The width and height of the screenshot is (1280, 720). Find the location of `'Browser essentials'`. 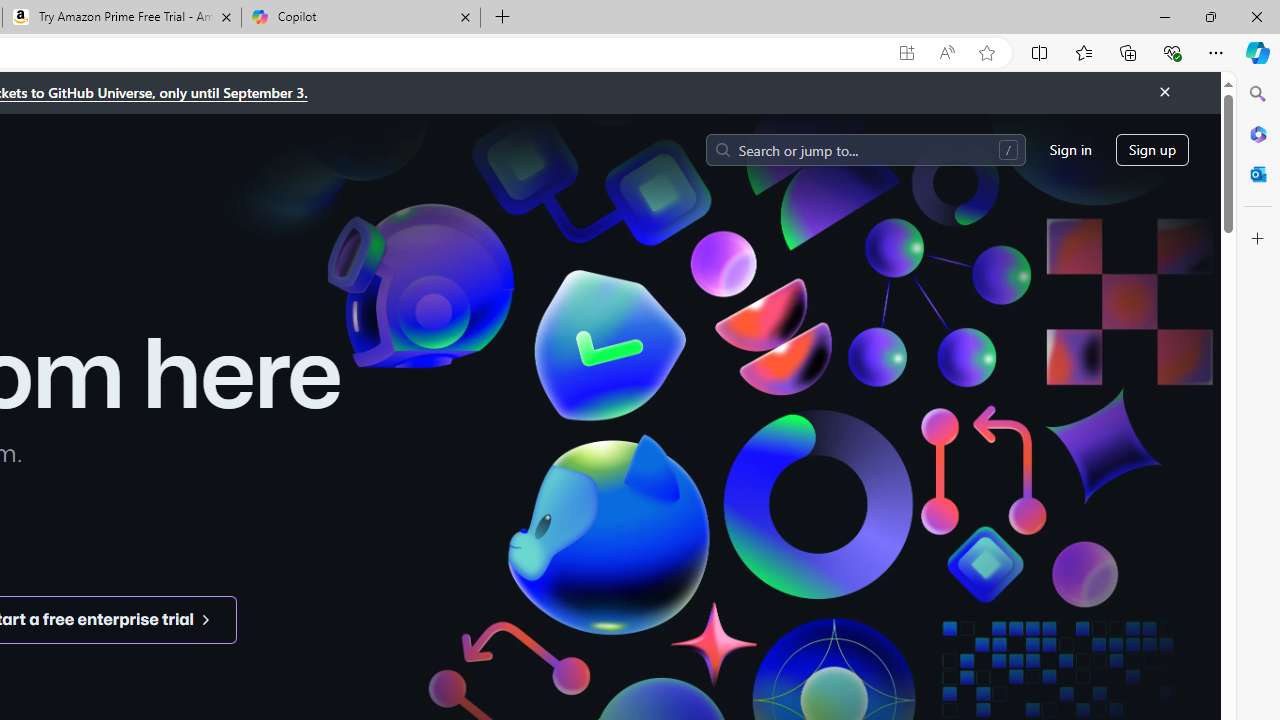

'Browser essentials' is located at coordinates (1171, 51).